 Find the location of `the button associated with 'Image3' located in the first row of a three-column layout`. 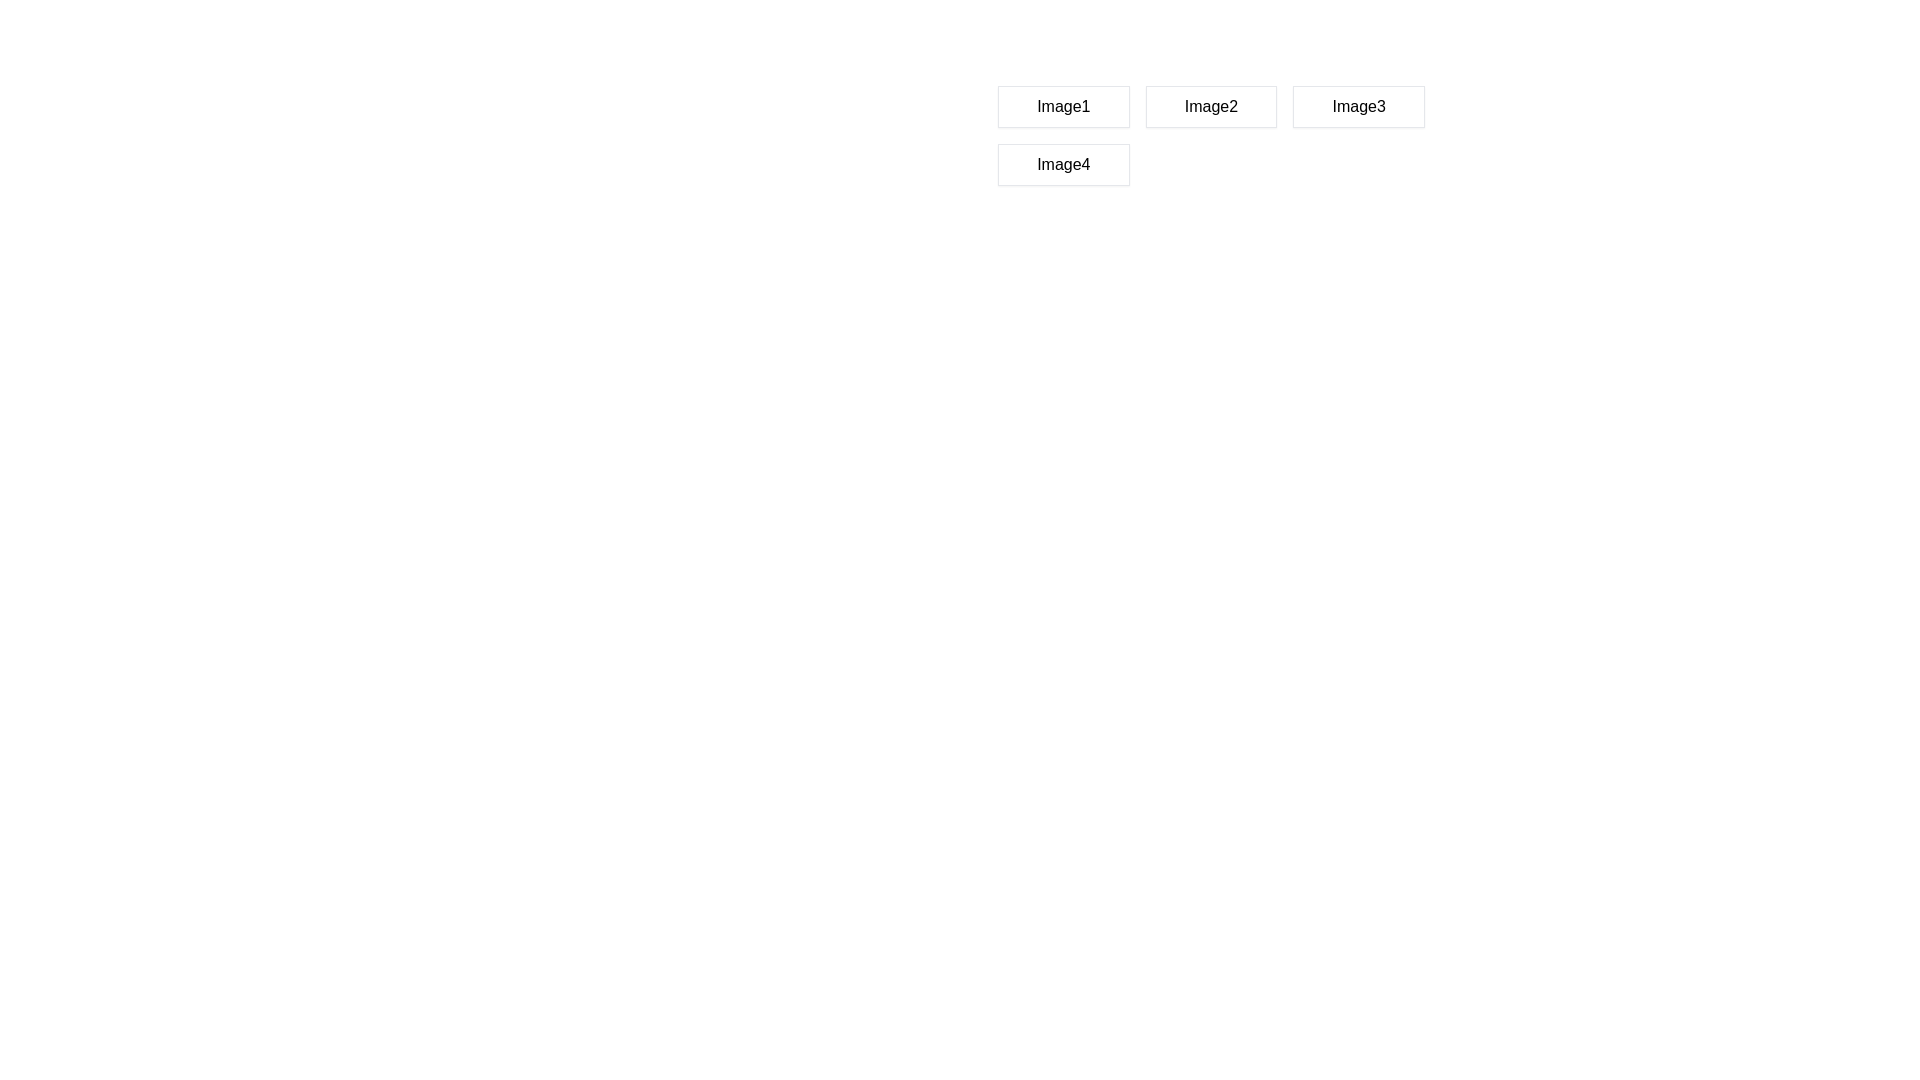

the button associated with 'Image3' located in the first row of a three-column layout is located at coordinates (1358, 107).